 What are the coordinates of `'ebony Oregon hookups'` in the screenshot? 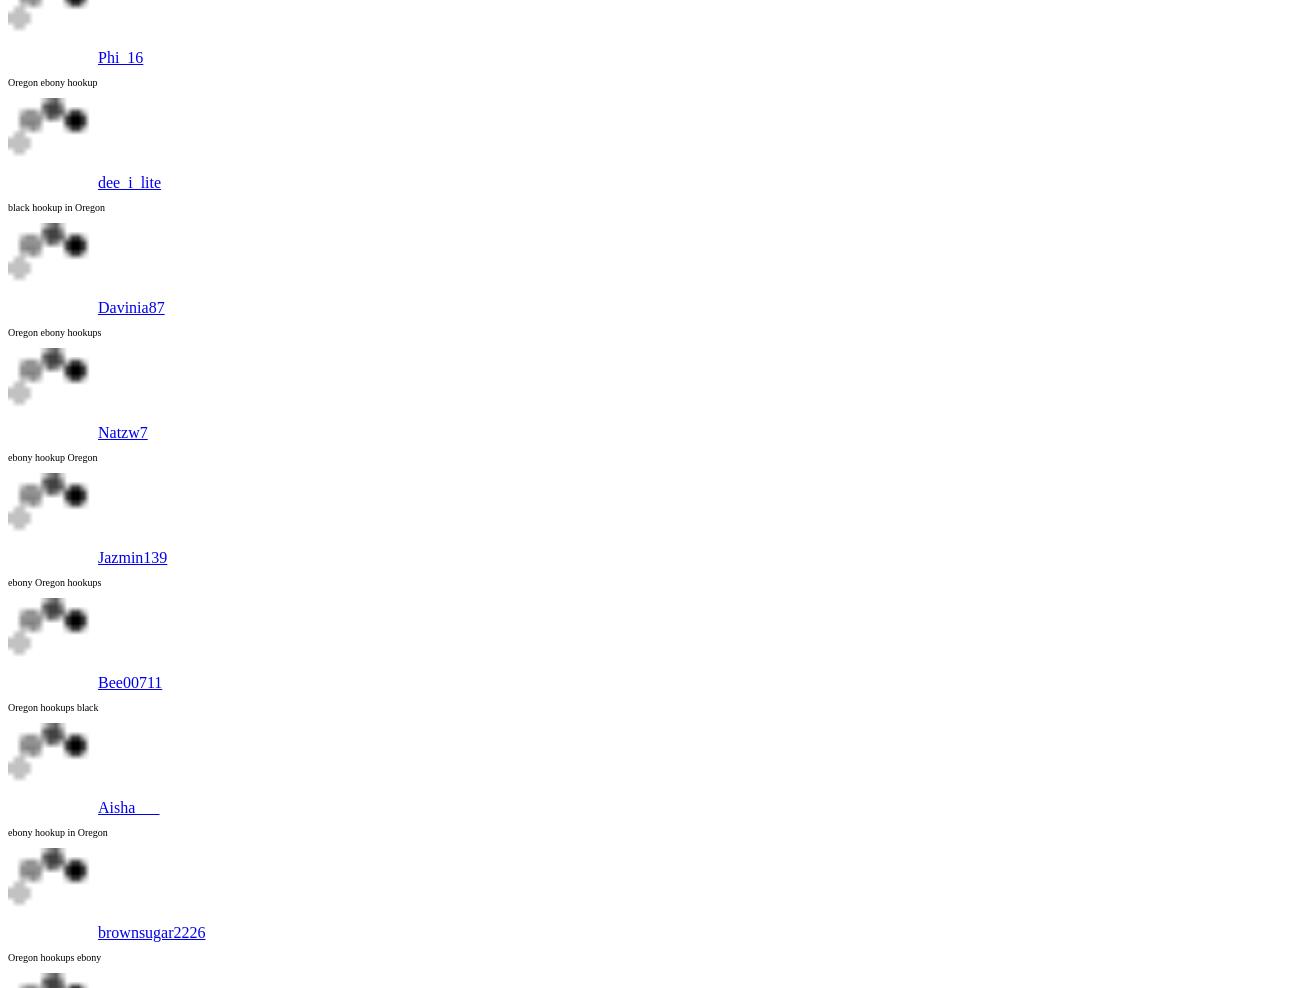 It's located at (54, 582).